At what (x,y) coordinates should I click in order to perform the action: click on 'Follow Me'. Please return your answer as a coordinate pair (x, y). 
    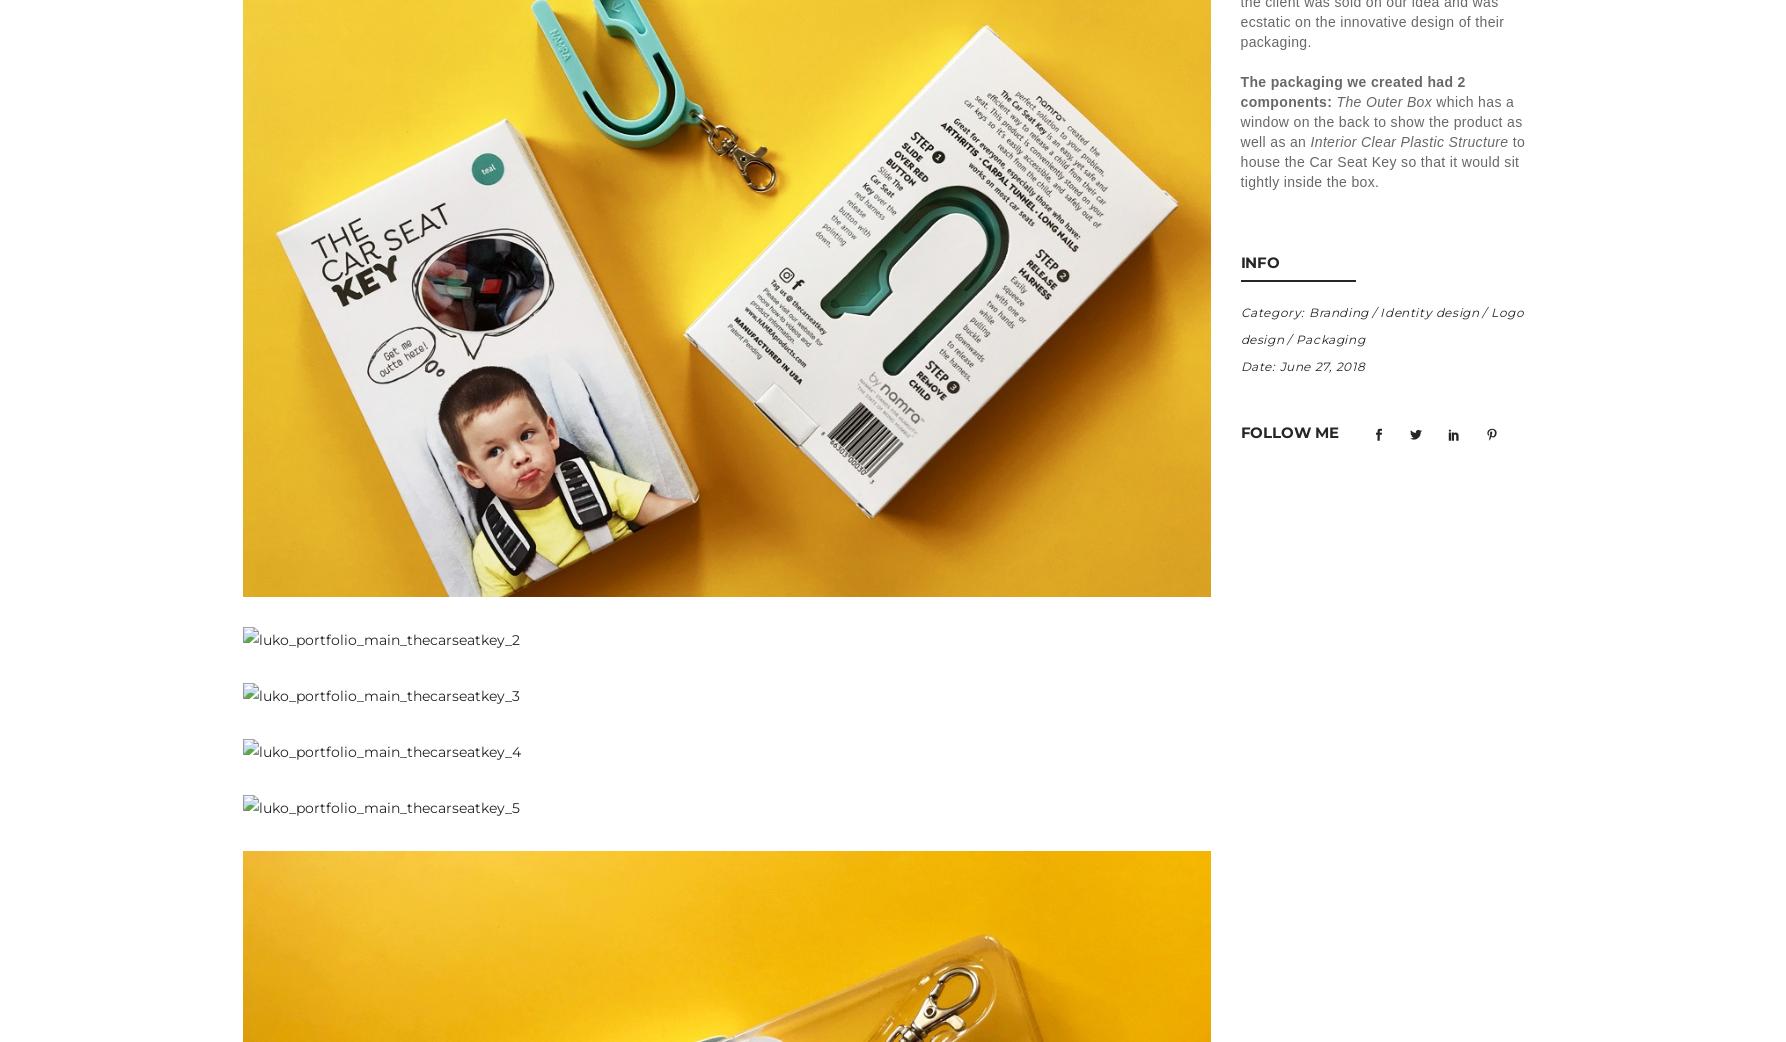
    Looking at the image, I should click on (1288, 431).